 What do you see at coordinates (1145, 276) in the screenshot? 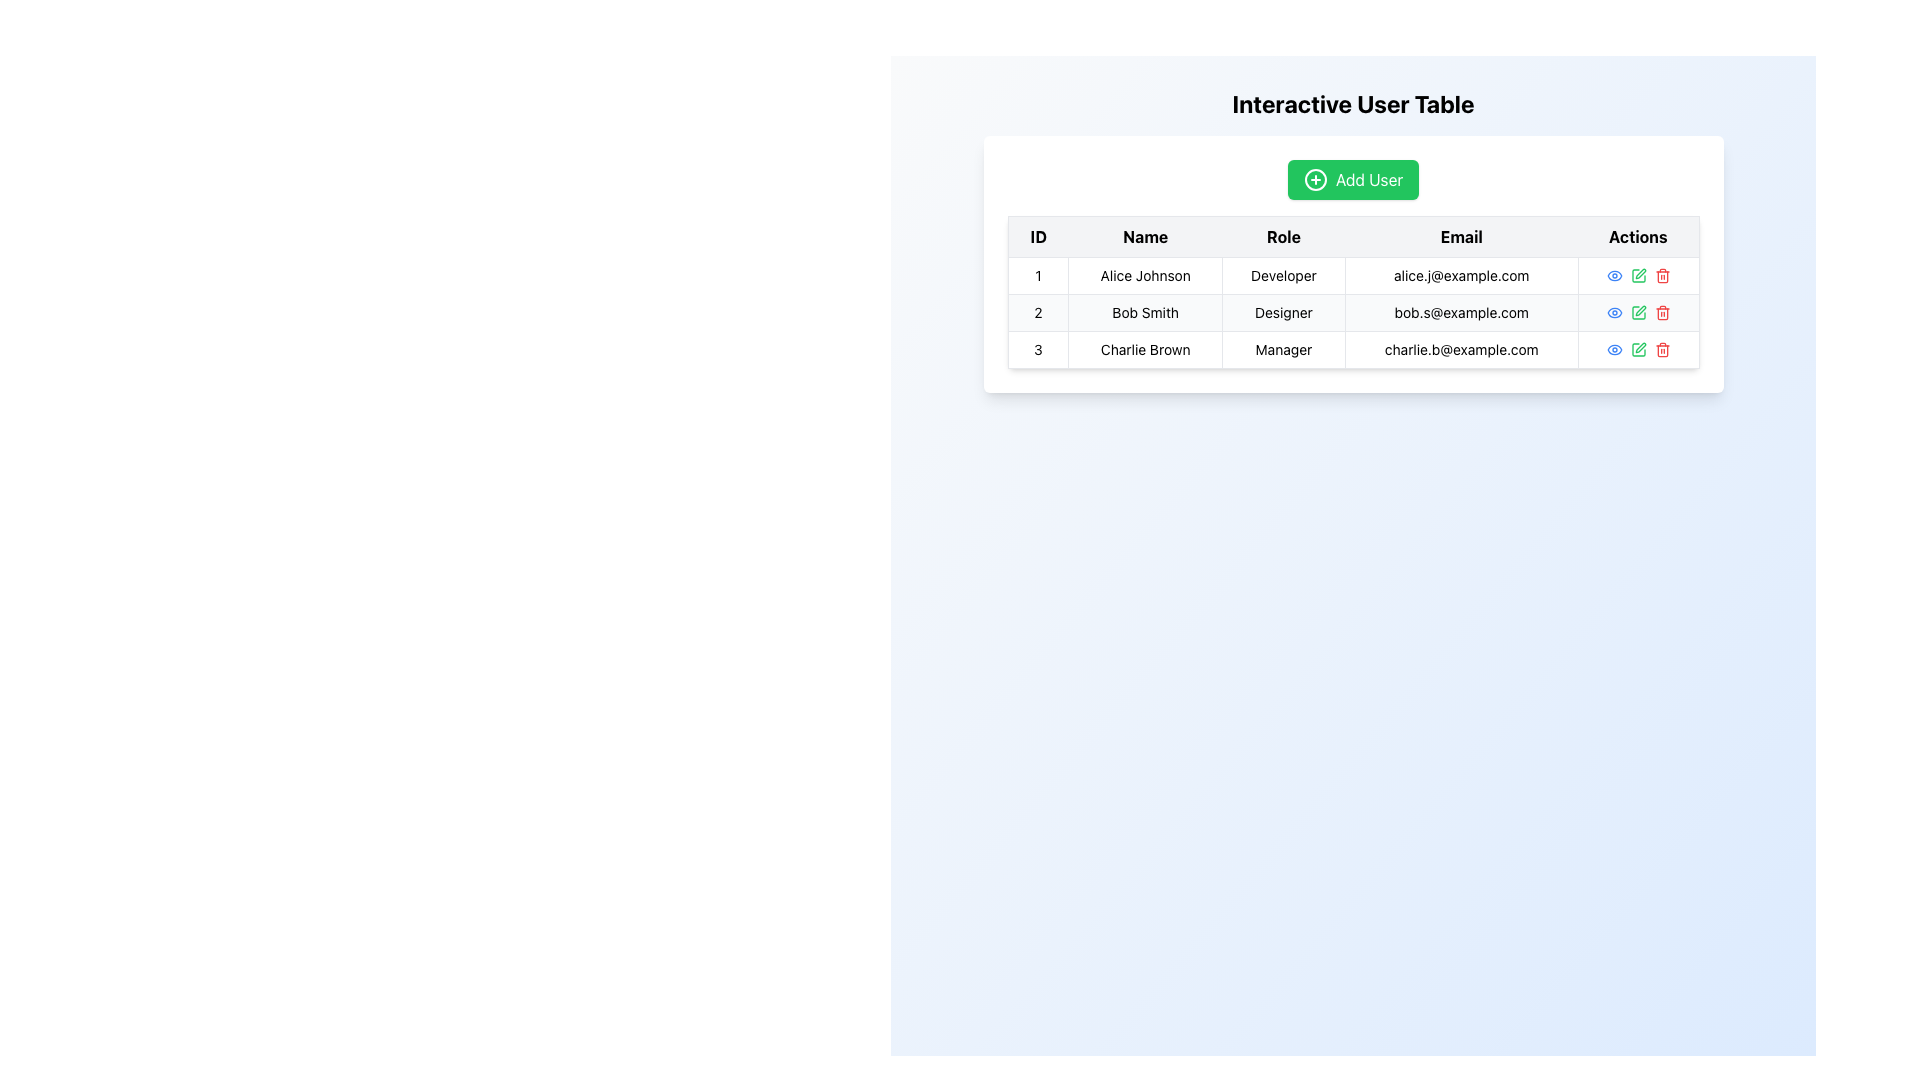
I see `the text label displaying 'Alice Johnson' located in the 'Name' column of the first row of the table` at bounding box center [1145, 276].